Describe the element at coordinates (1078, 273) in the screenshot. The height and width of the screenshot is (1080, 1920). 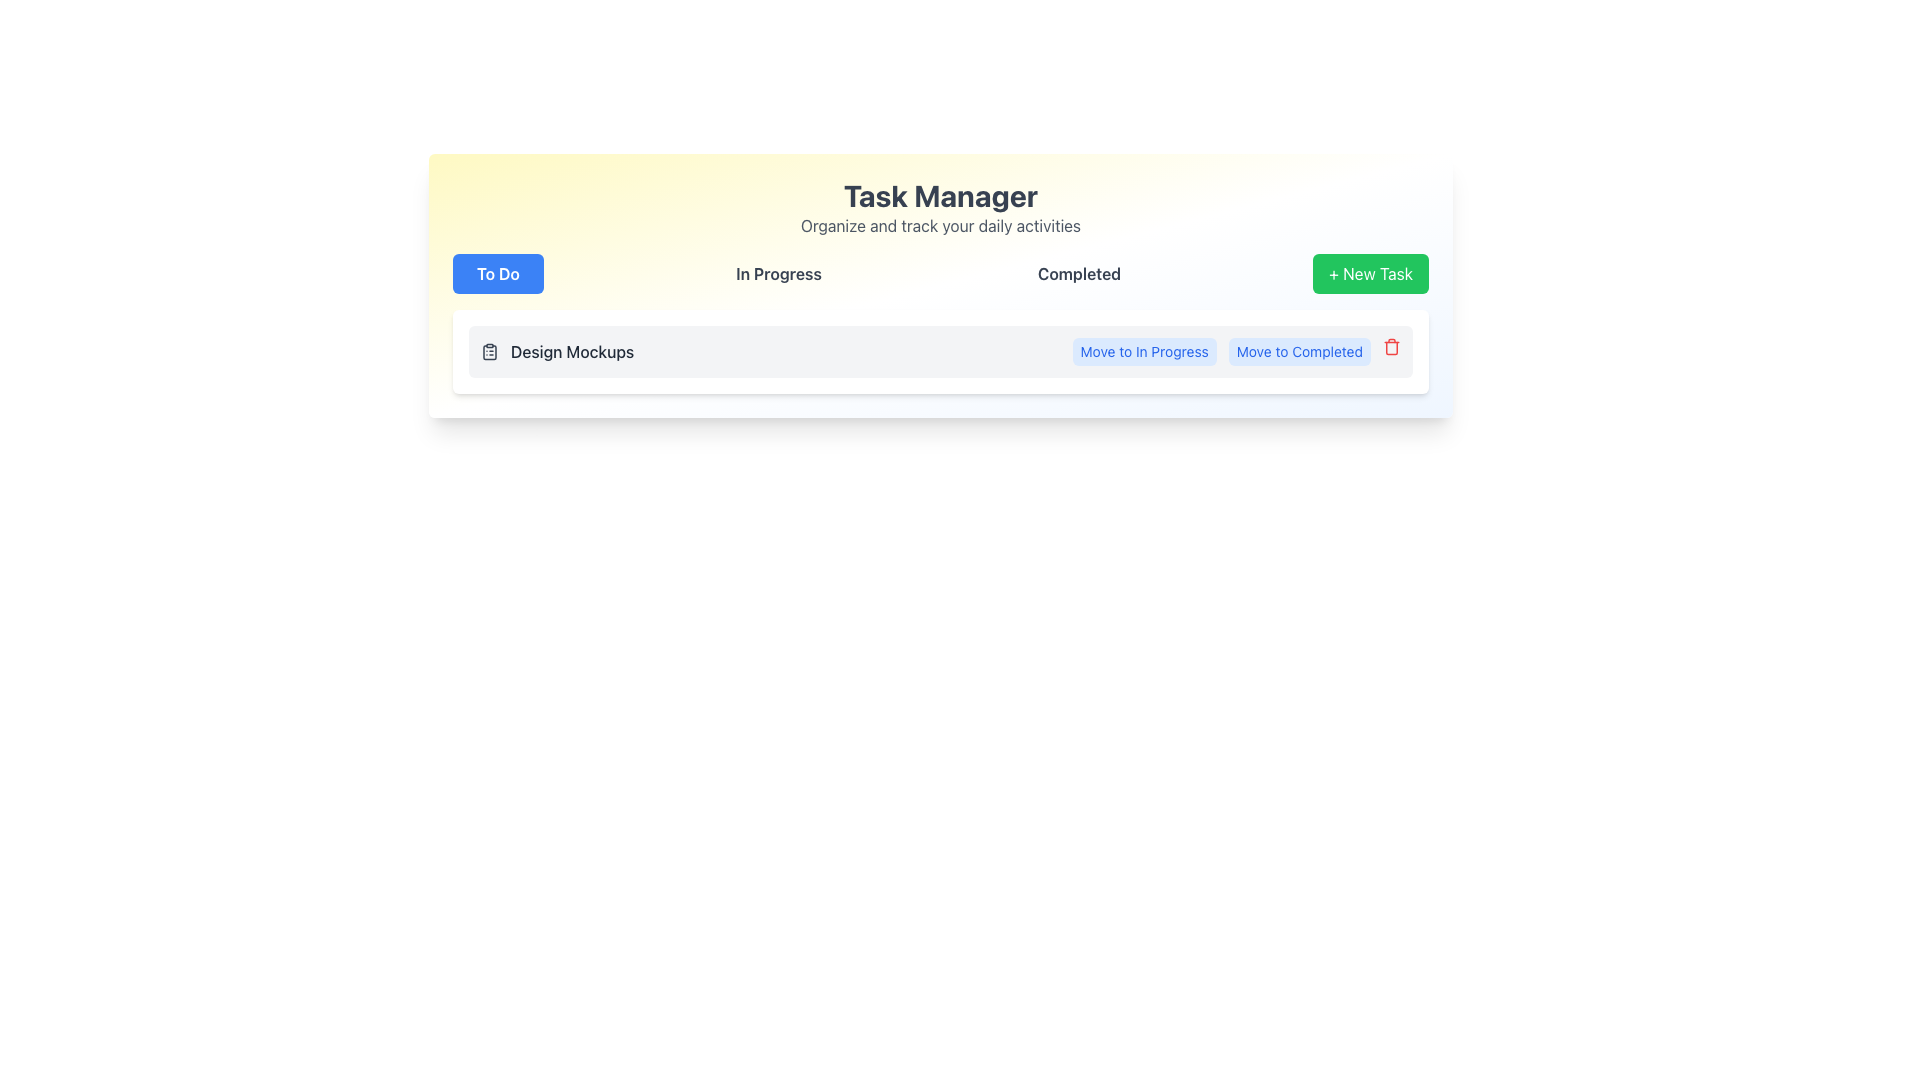
I see `the 'Completed' category selection button located below the 'Task Manager' title, positioned between the 'In Progress' button and the '+ New Task' button` at that location.